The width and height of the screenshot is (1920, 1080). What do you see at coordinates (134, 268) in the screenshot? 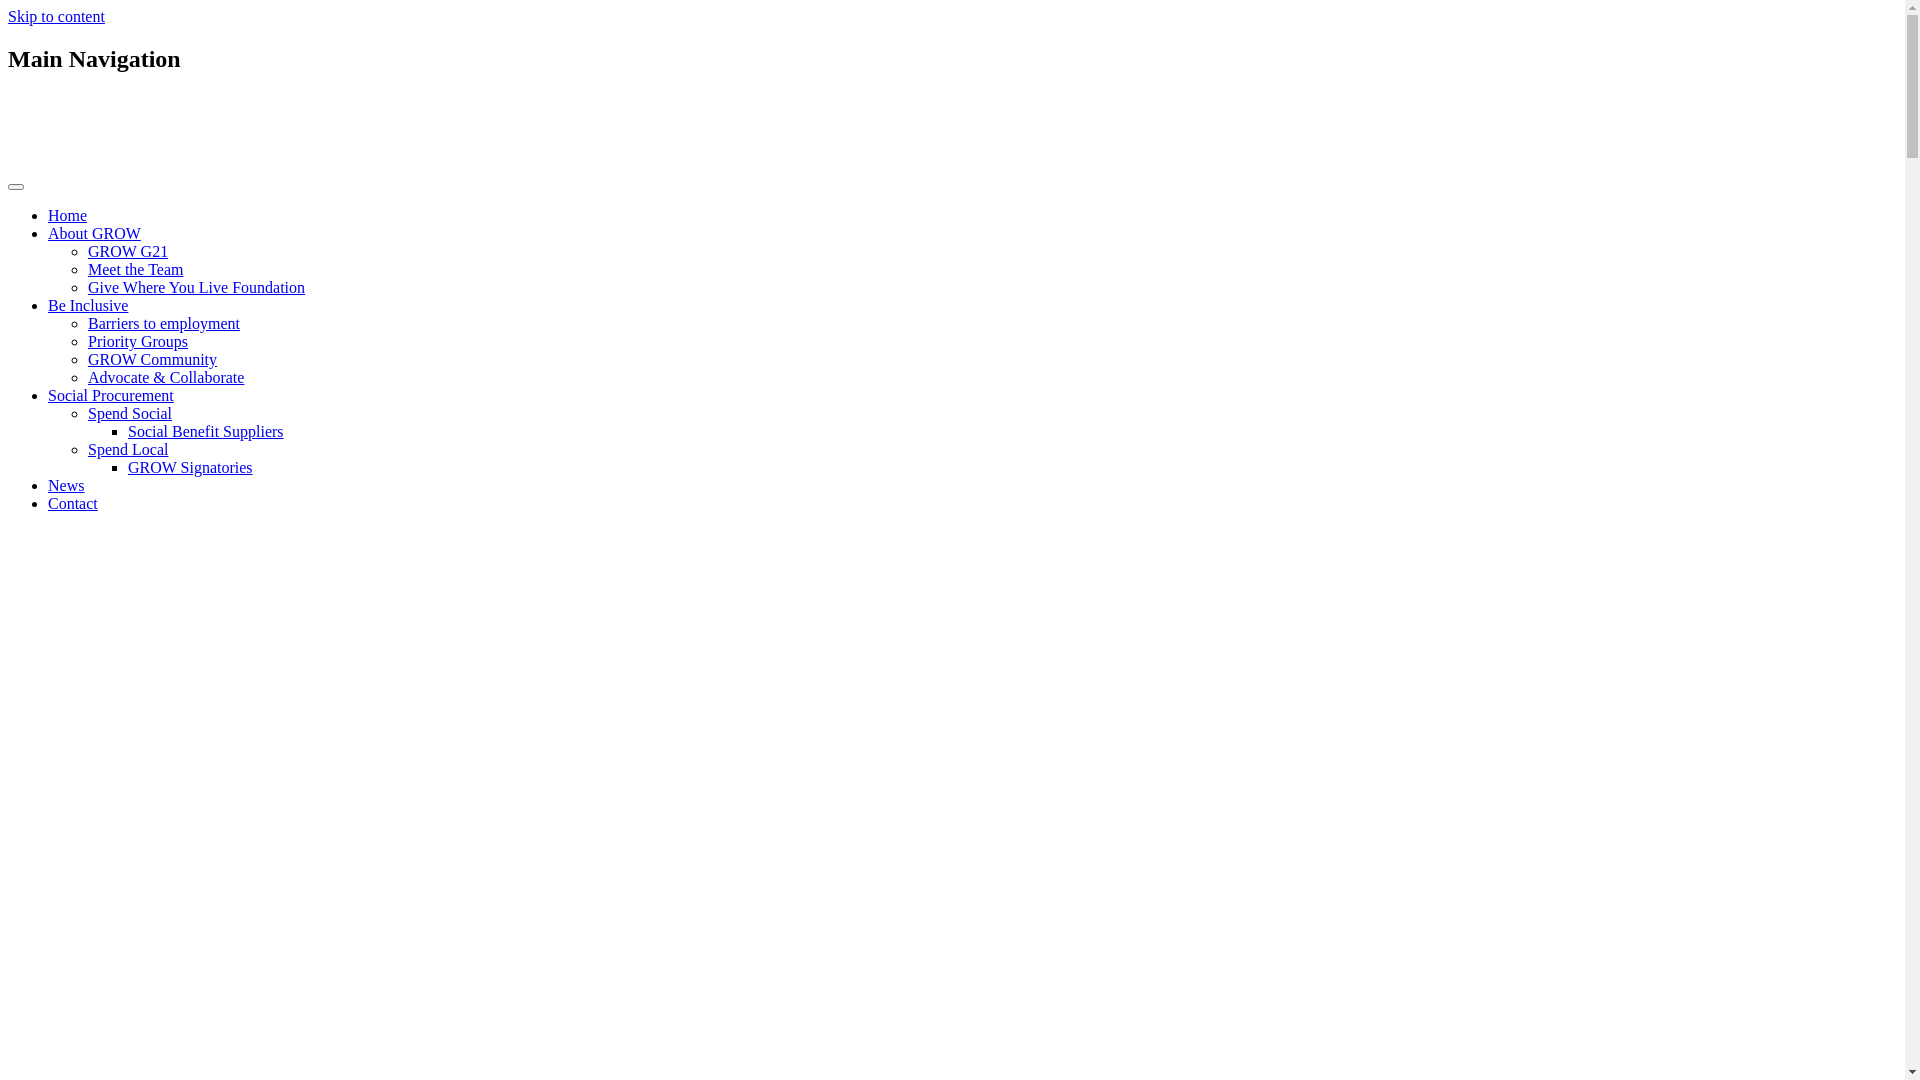
I see `'Meet the Team'` at bounding box center [134, 268].